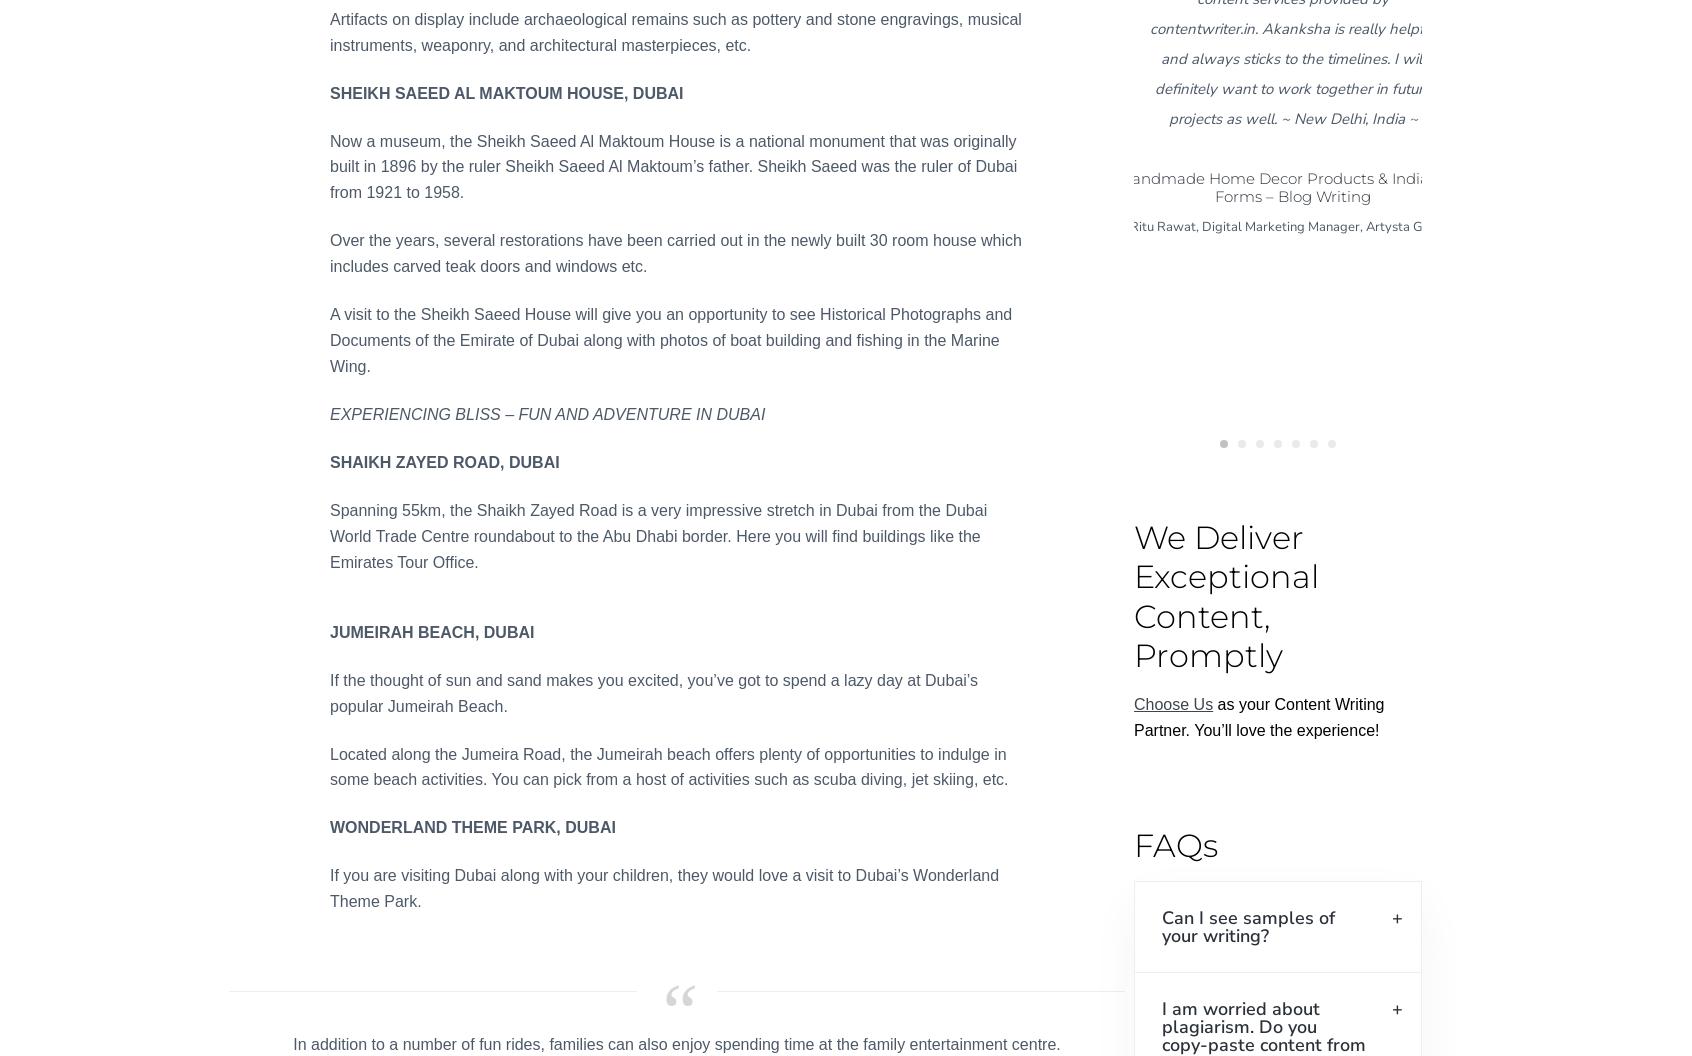 Image resolution: width=1692 pixels, height=1056 pixels. Describe the element at coordinates (658, 535) in the screenshot. I see `'Spanning 55km, the Shaikh Zayed Road is a very impressive stretch in Dubai from the Dubai World Trade Centre roundabout to the Abu Dhabi border. Here you will find buildings like the Emirates Tour Office.'` at that location.